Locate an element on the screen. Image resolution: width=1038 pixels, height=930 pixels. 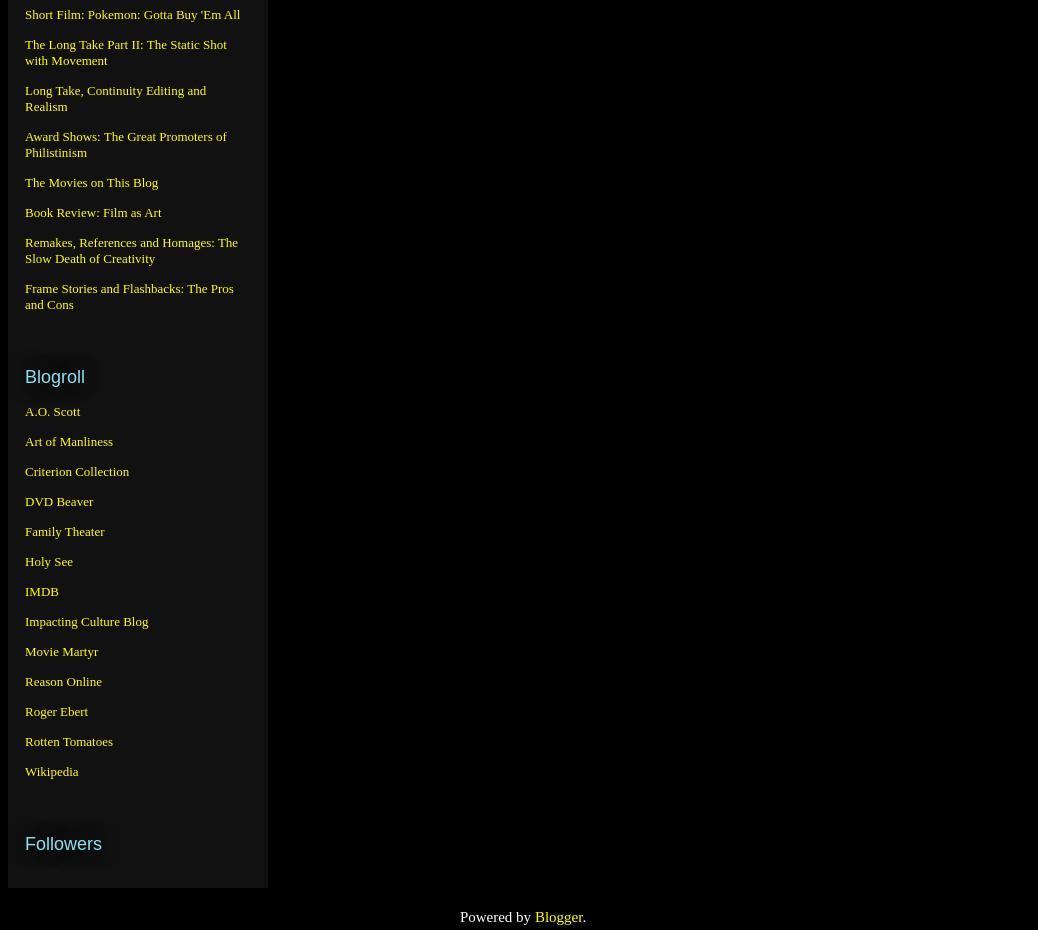
'Wikipedia' is located at coordinates (50, 770).